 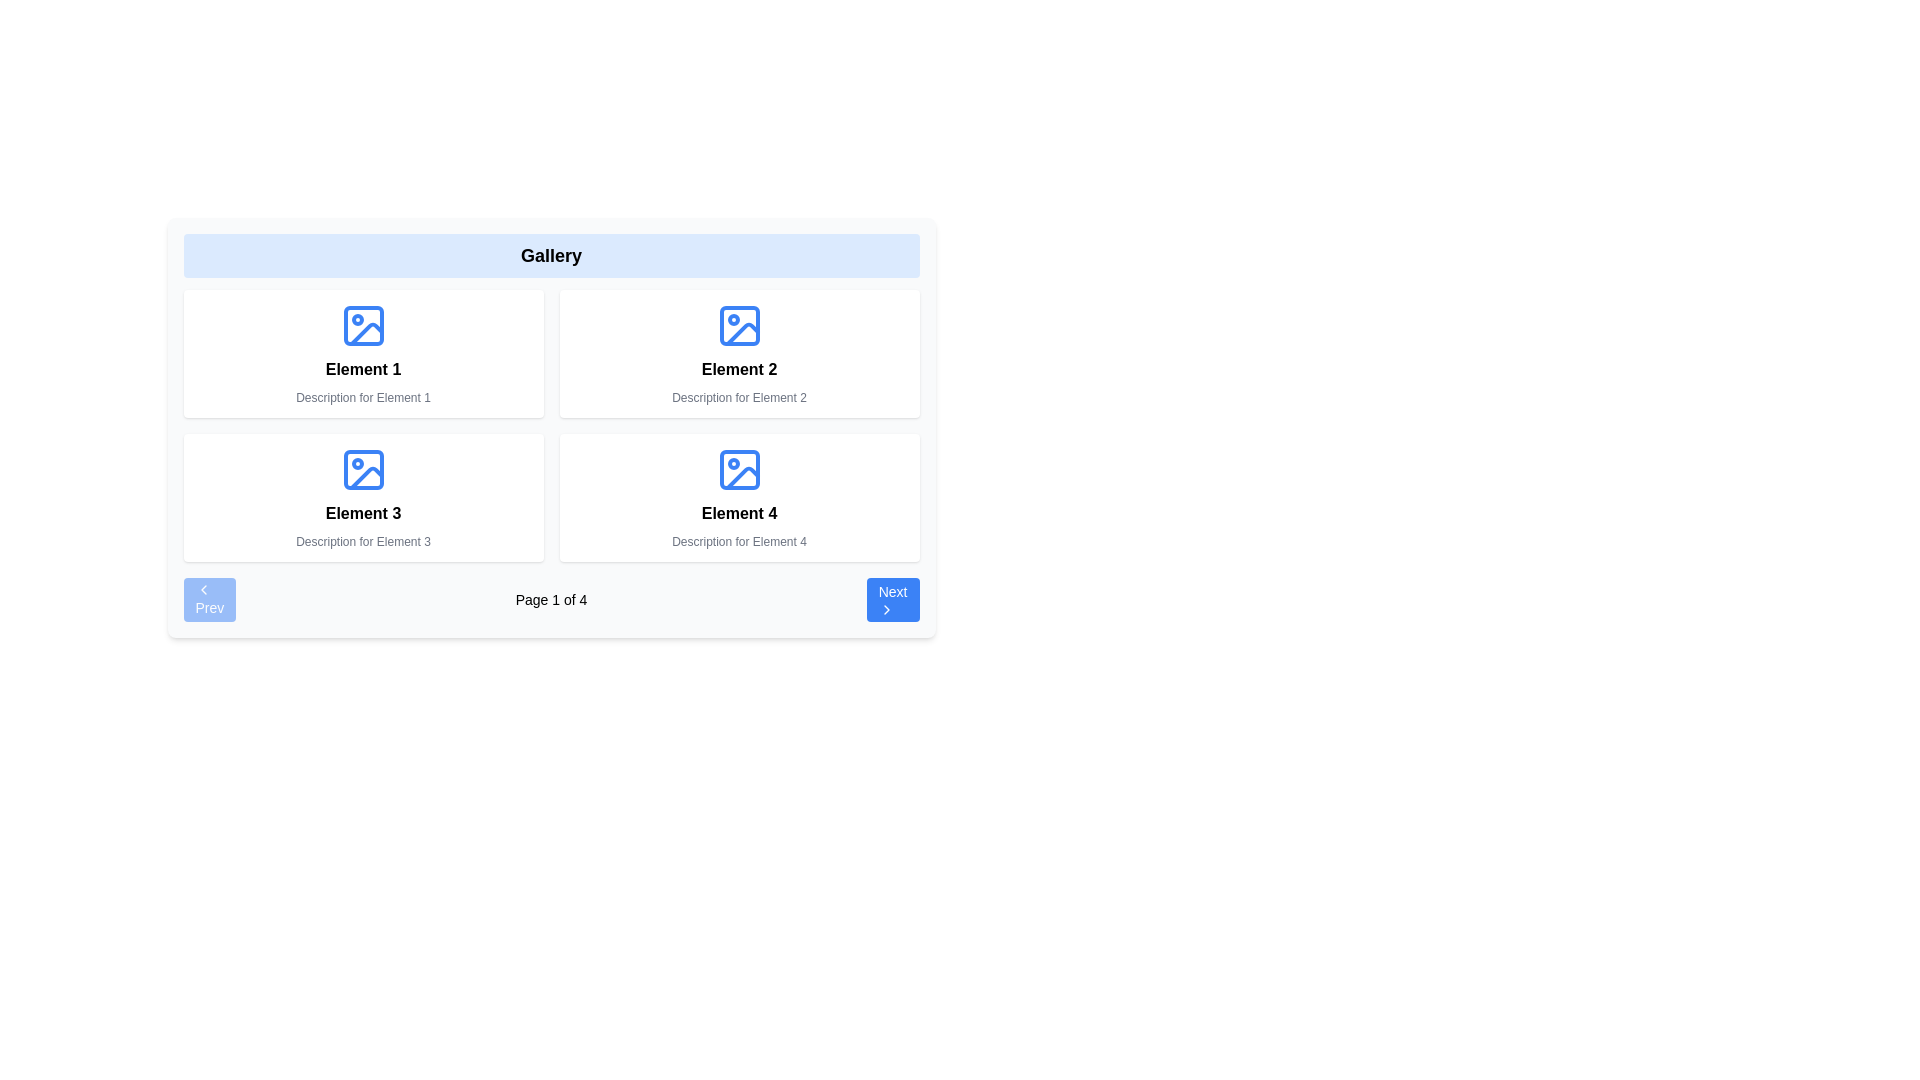 I want to click on the text component displaying 'Description for Element 2', which is located directly below the label 'Element 2' in the second content card of the top row in a grid layout, so click(x=738, y=397).